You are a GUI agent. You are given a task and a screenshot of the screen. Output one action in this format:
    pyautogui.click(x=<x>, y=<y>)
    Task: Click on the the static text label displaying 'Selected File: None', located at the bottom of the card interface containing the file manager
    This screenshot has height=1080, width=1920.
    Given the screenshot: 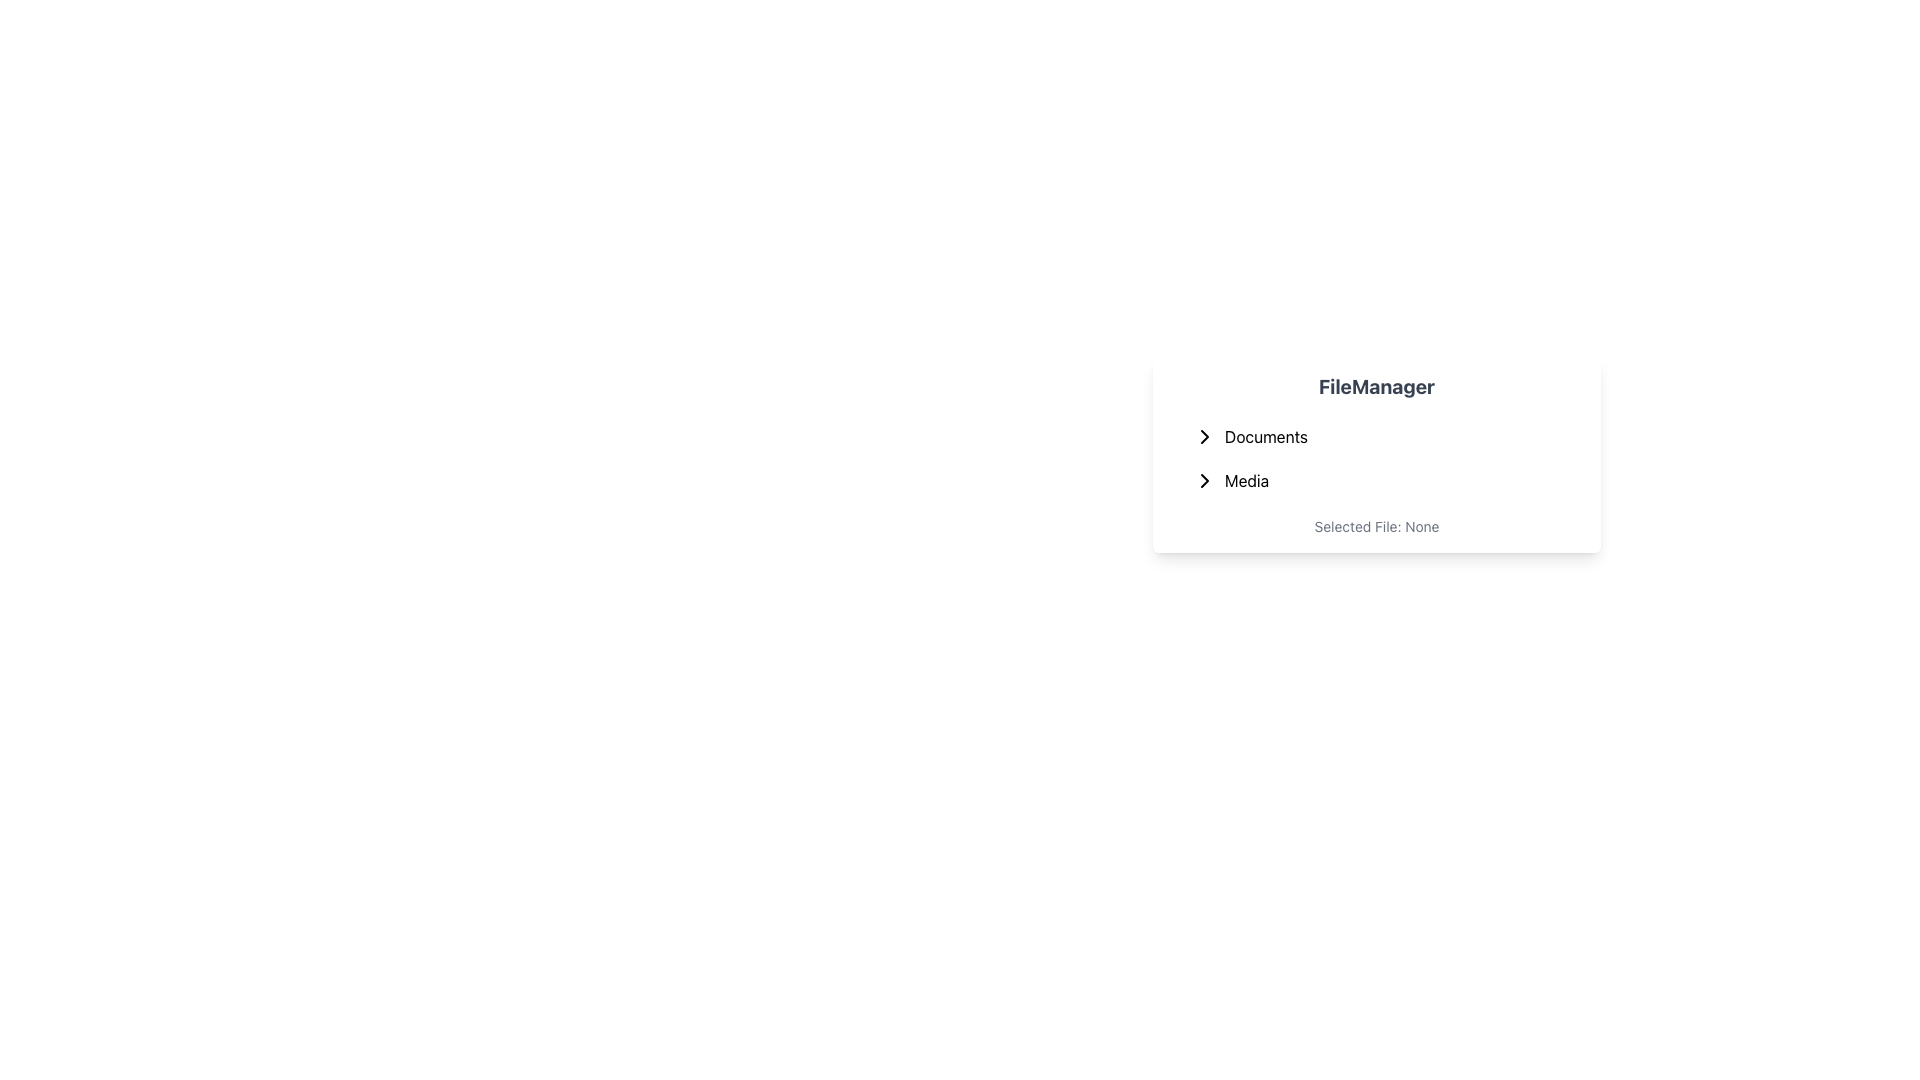 What is the action you would take?
    pyautogui.click(x=1376, y=526)
    